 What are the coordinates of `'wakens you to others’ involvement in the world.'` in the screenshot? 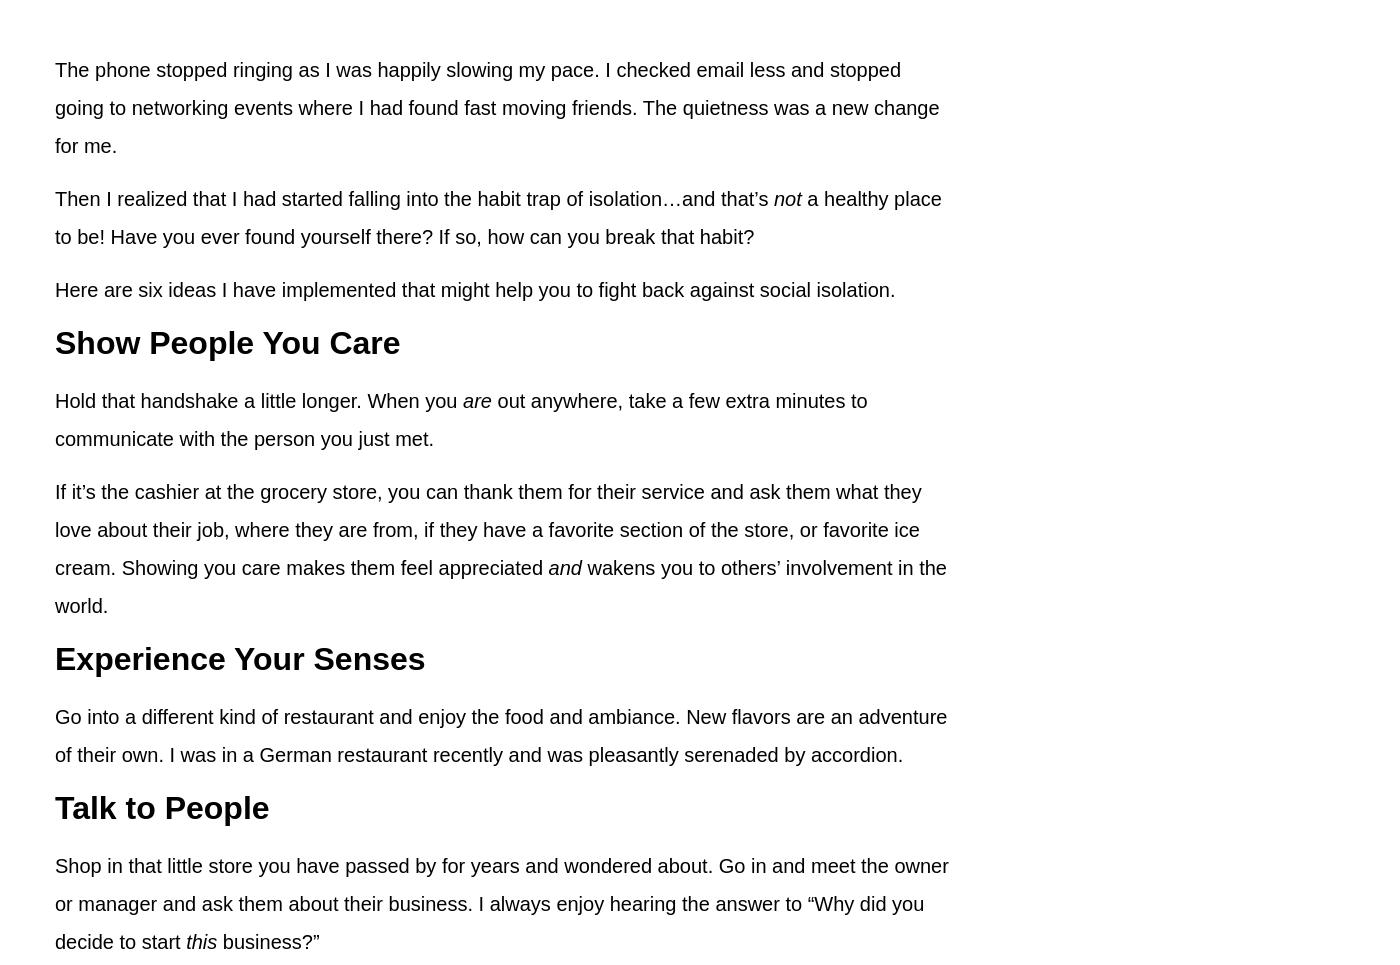 It's located at (500, 586).